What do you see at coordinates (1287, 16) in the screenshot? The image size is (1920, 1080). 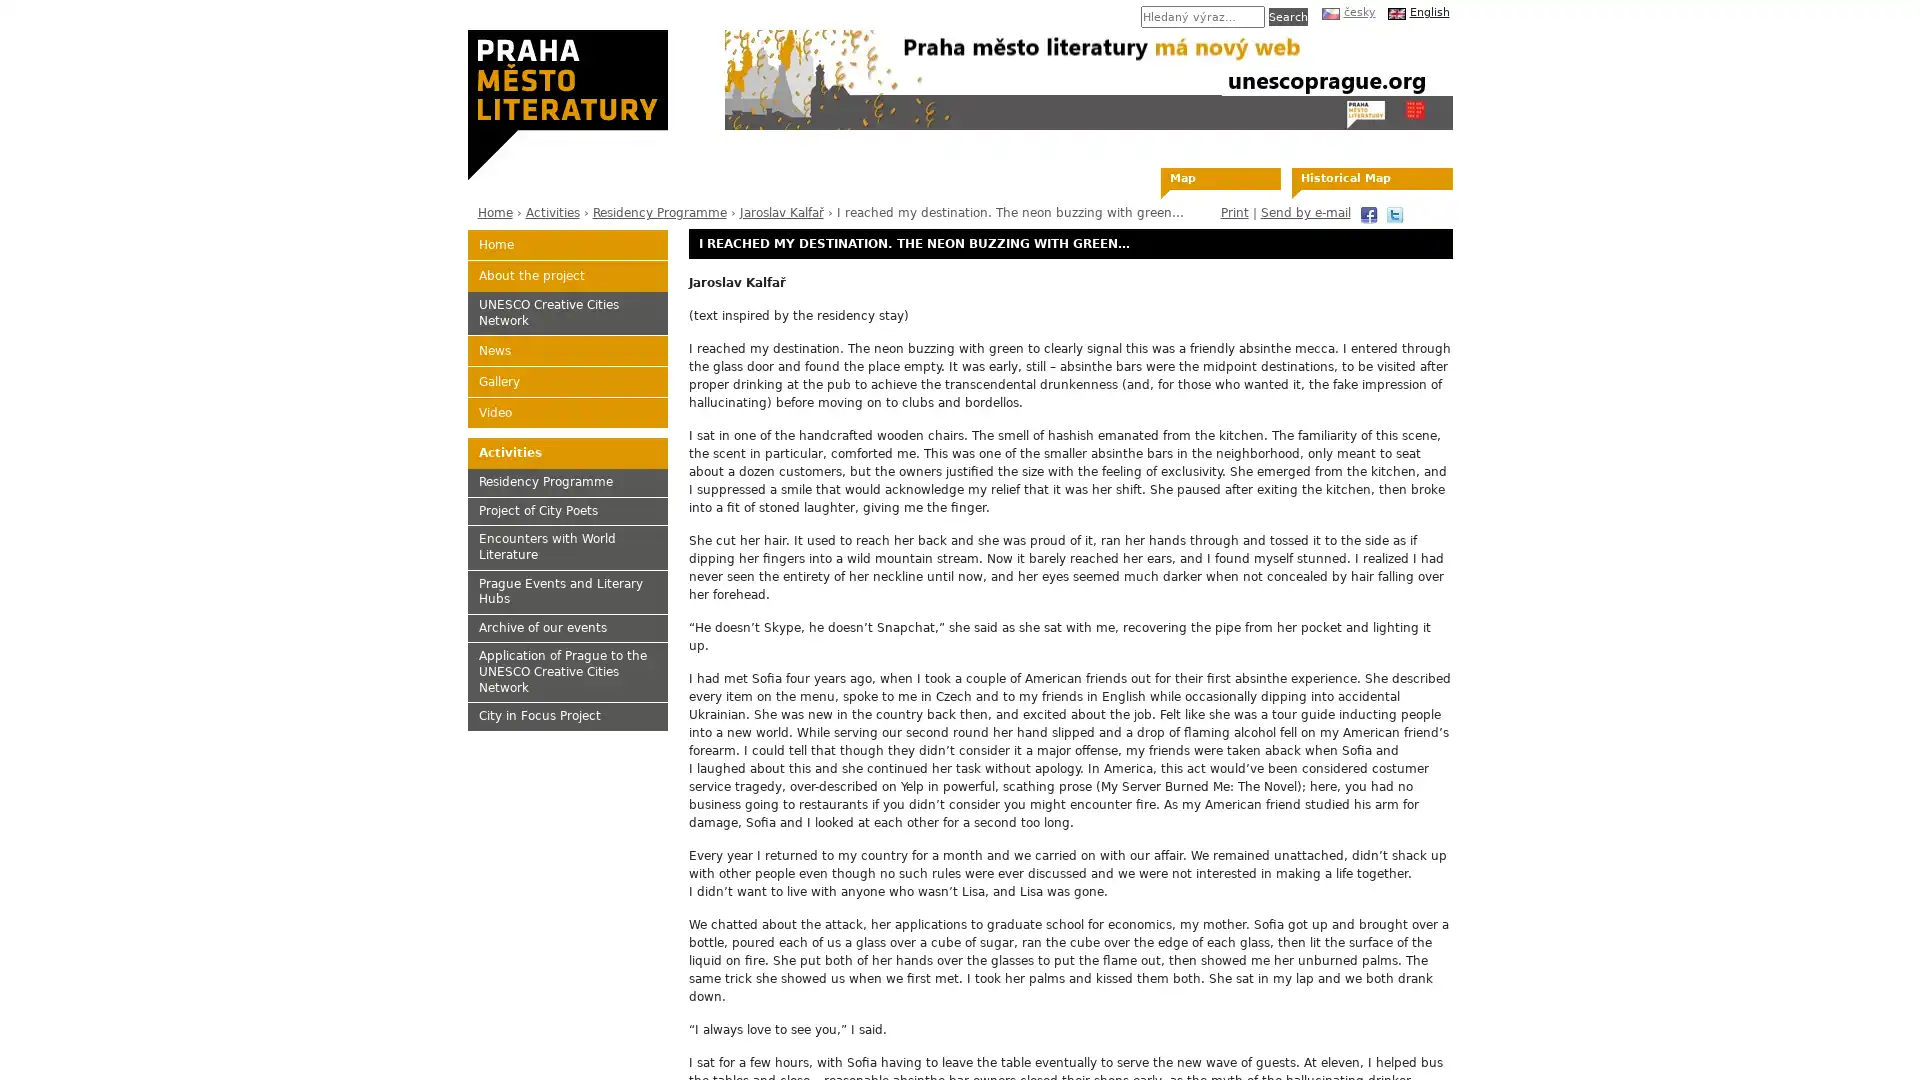 I see `Search` at bounding box center [1287, 16].